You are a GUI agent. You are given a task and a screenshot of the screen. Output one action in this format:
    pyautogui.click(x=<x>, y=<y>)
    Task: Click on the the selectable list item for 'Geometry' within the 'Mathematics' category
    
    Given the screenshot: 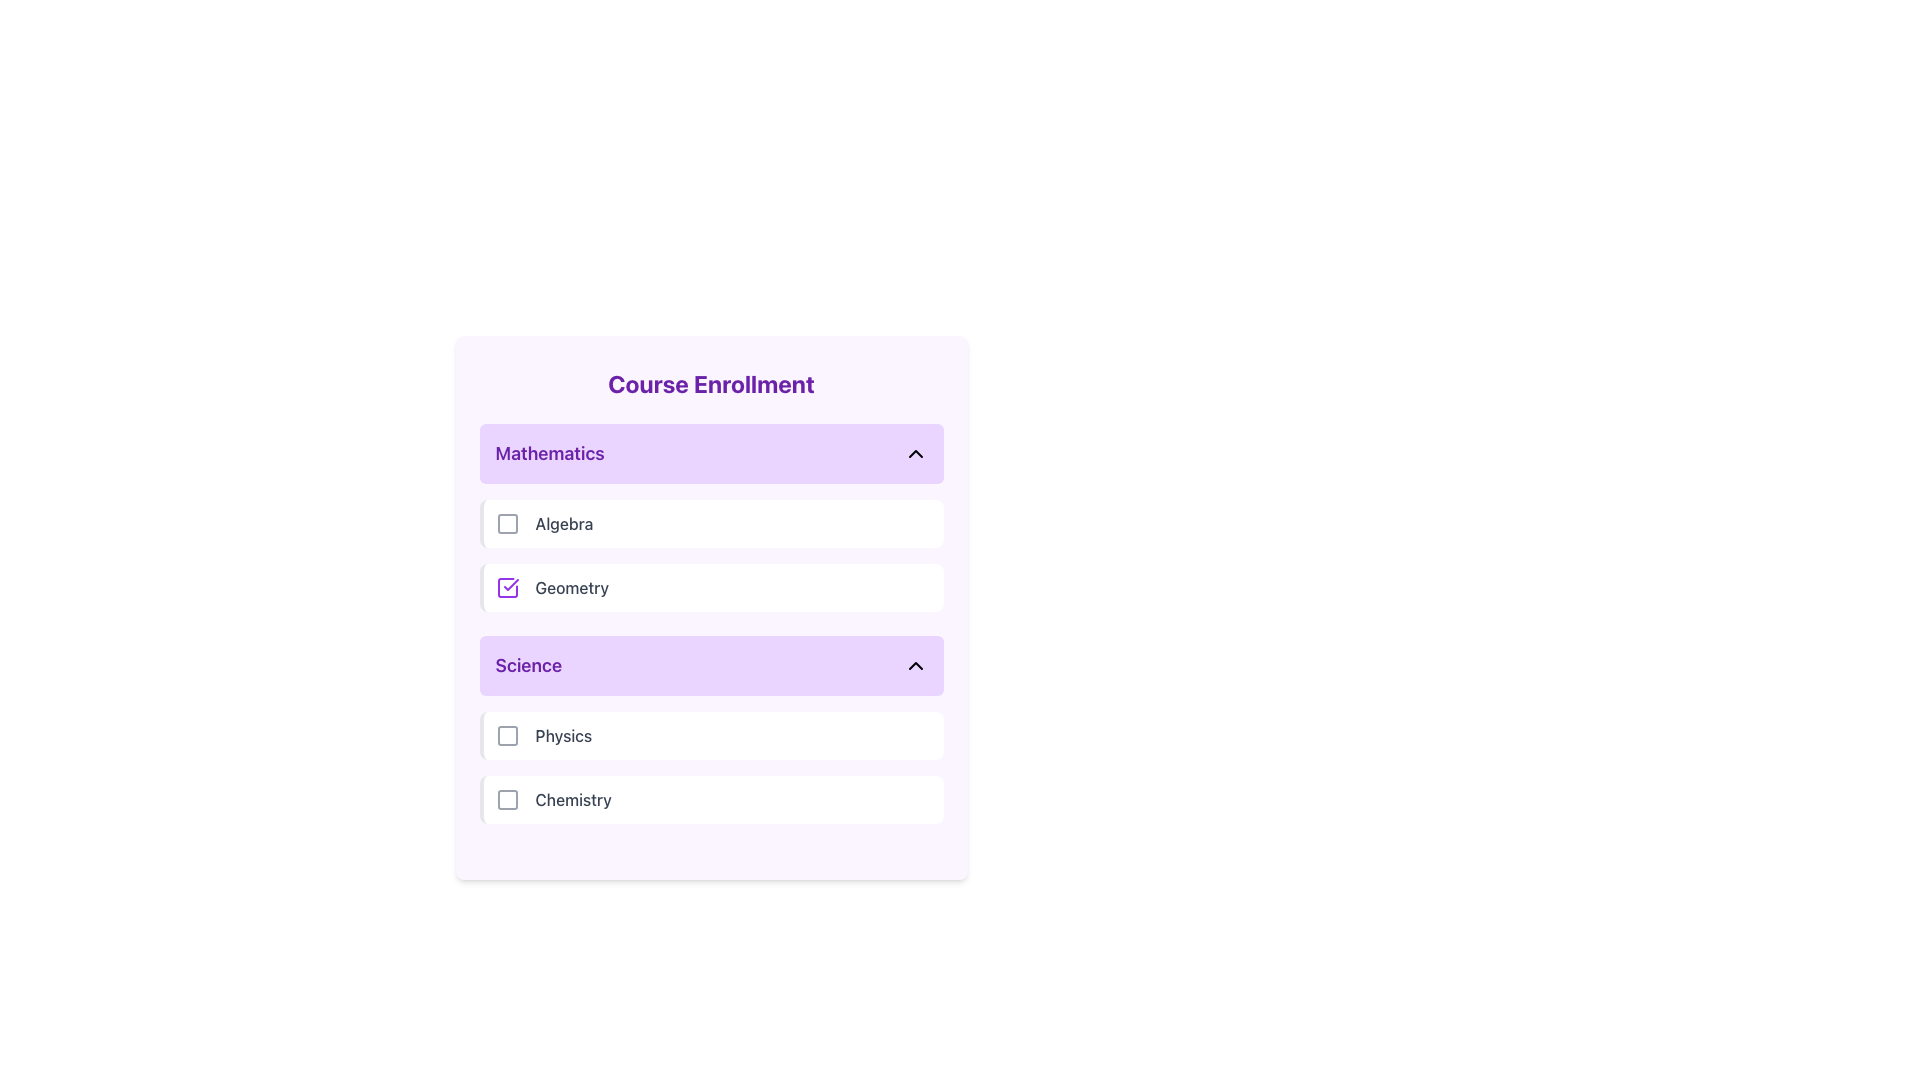 What is the action you would take?
    pyautogui.click(x=711, y=586)
    